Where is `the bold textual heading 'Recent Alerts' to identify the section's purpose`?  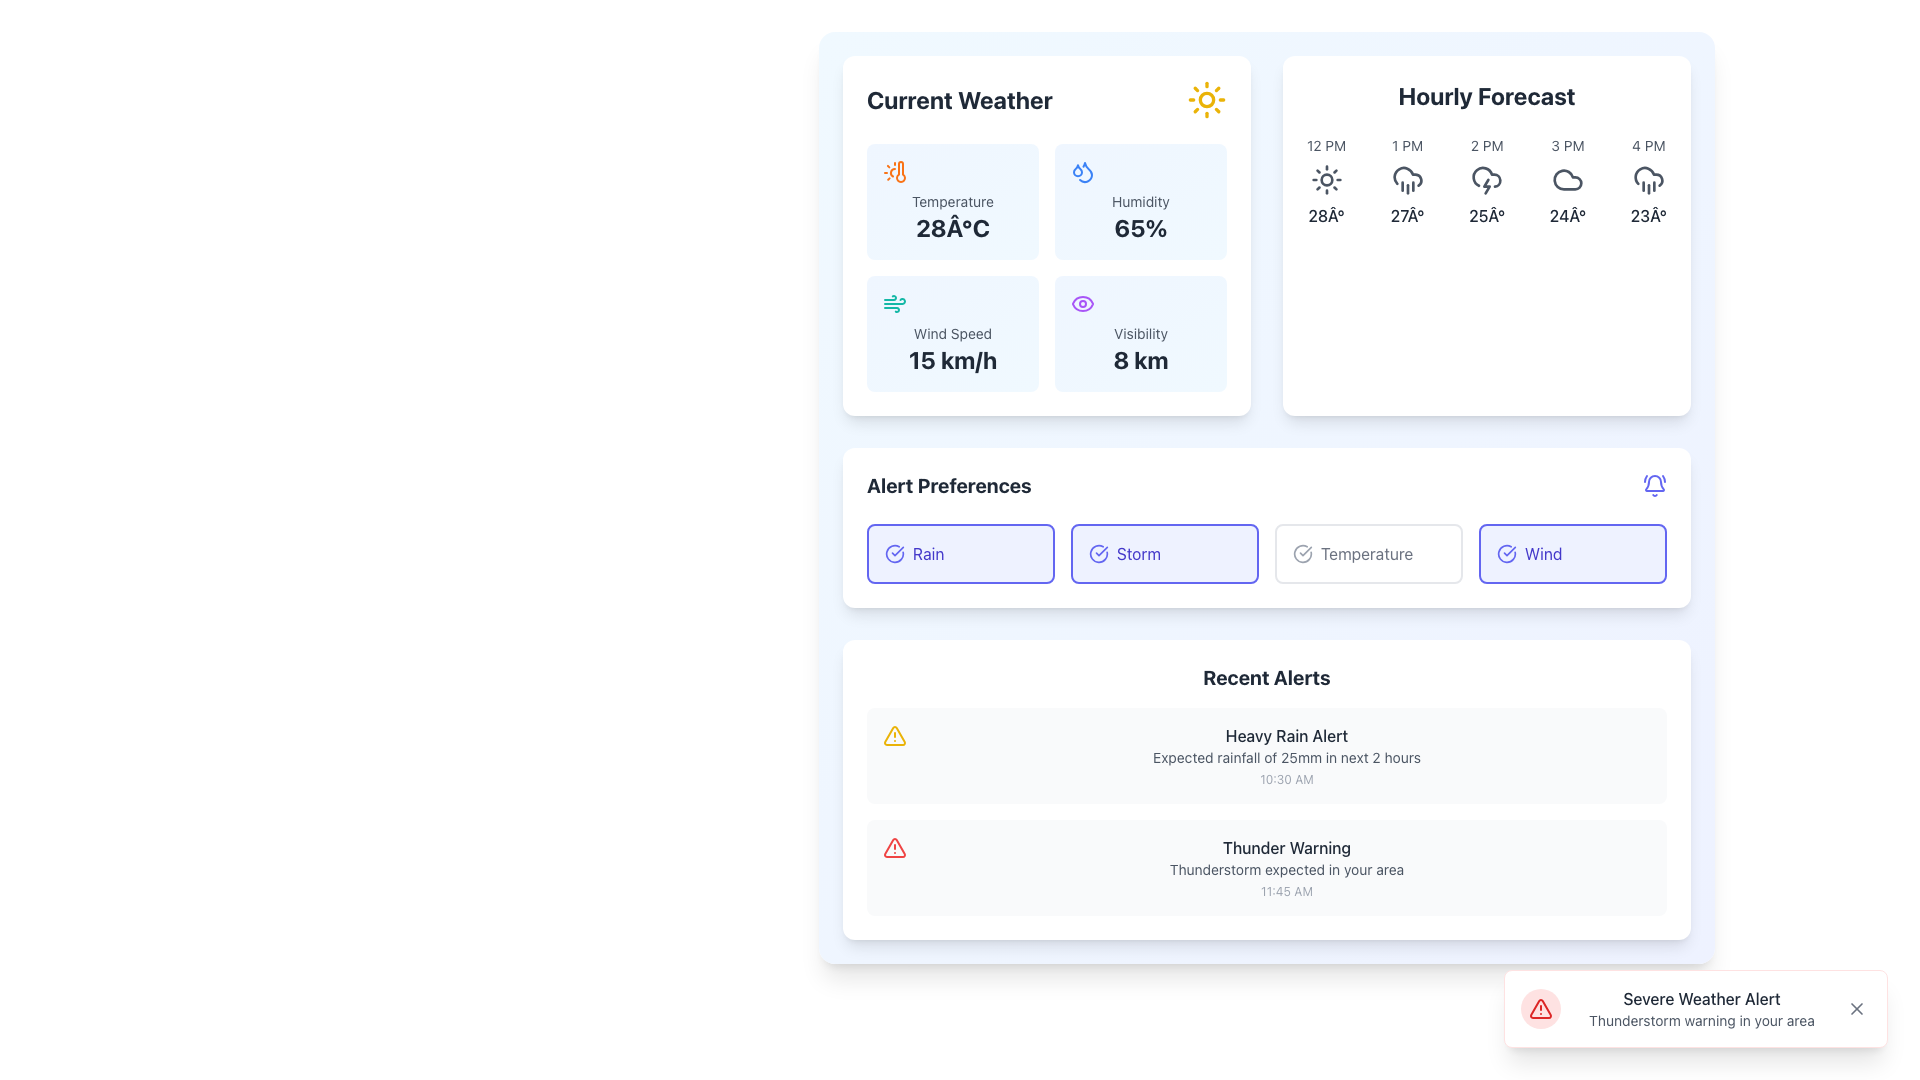
the bold textual heading 'Recent Alerts' to identify the section's purpose is located at coordinates (1266, 677).